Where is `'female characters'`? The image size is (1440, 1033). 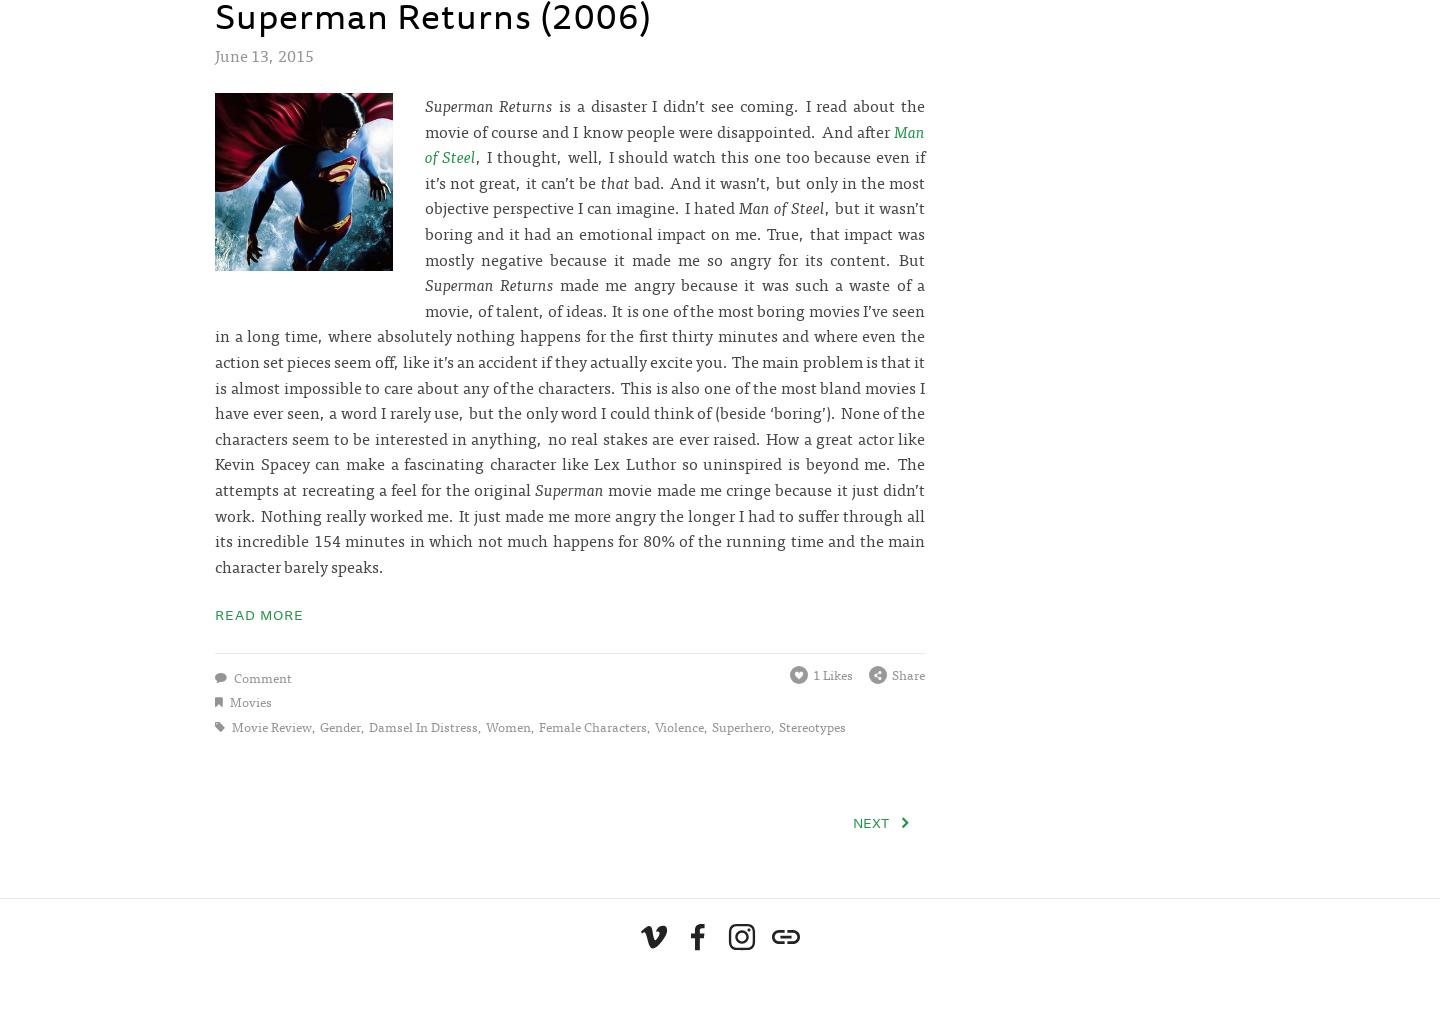
'female characters' is located at coordinates (591, 725).